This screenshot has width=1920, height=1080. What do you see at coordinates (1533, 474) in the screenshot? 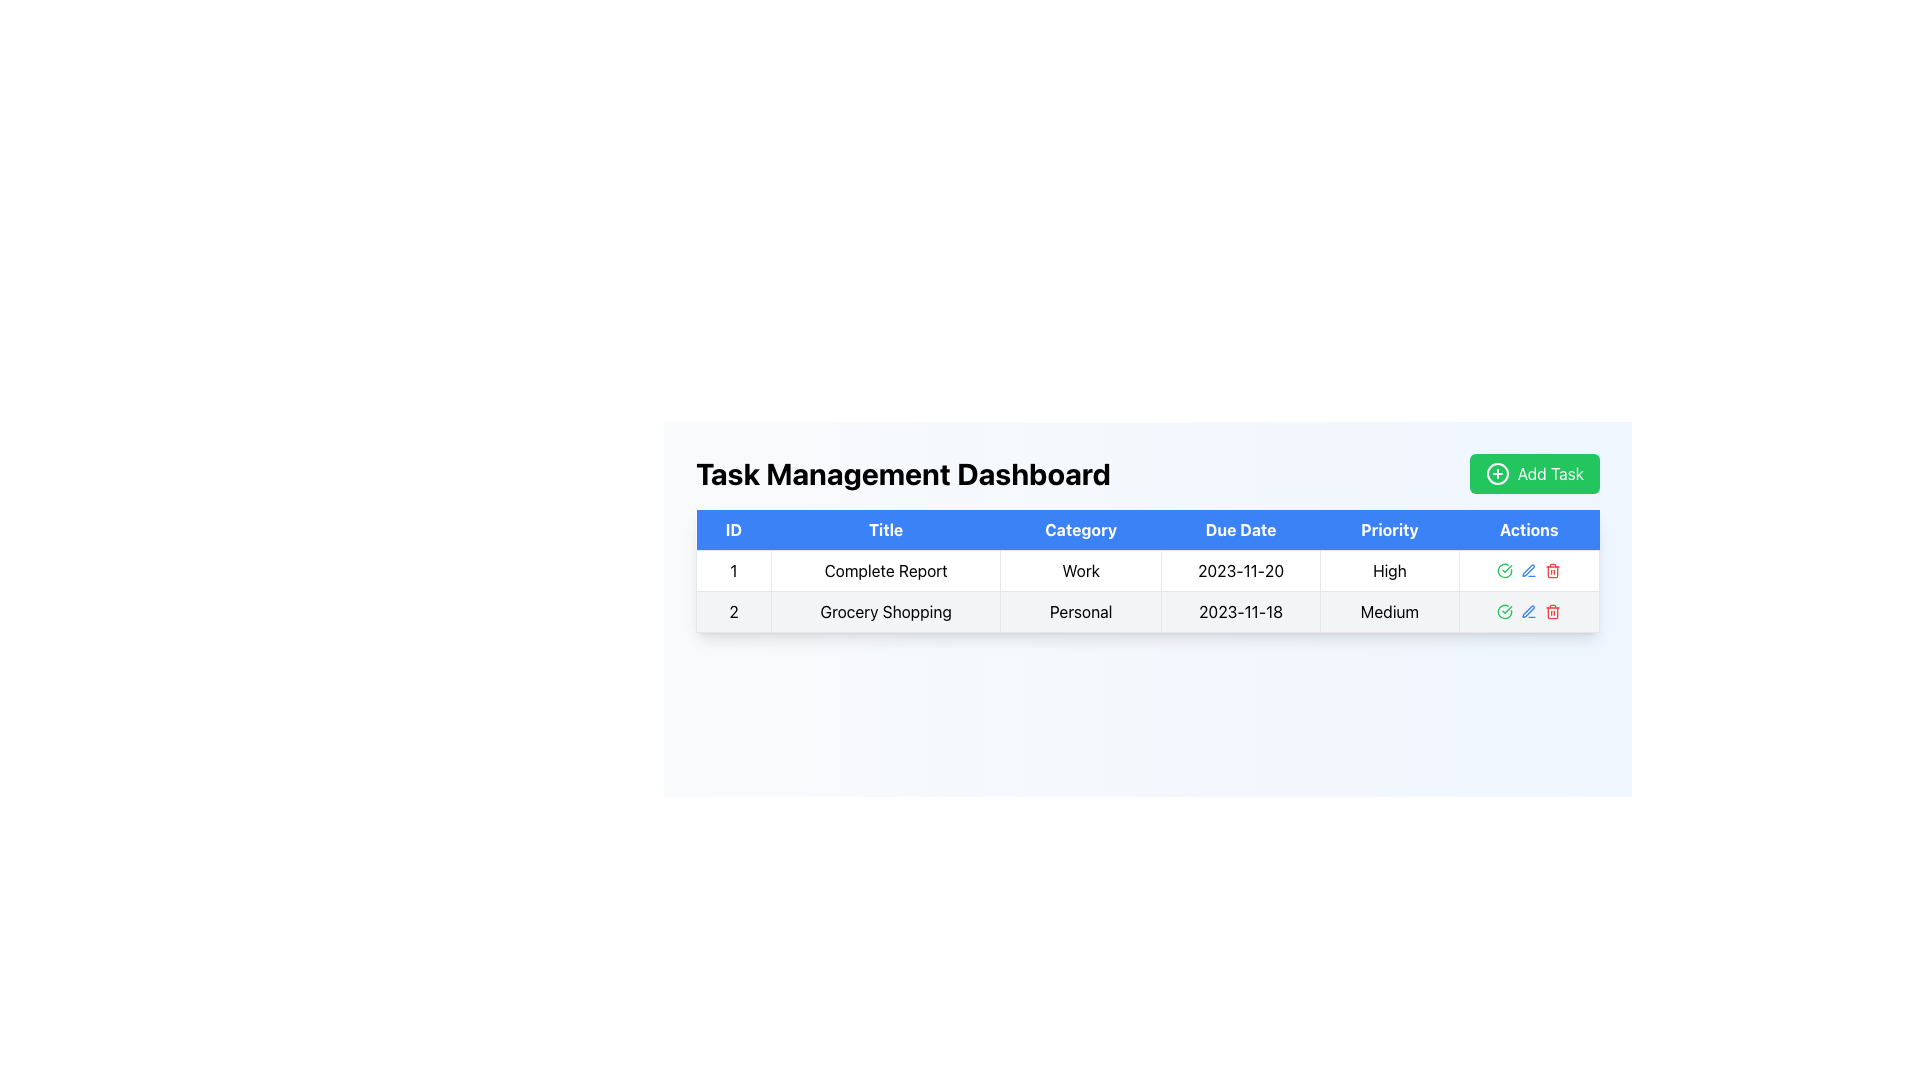
I see `the 'Add Task' button located in the upper right corner of the 'Task Management Dashboard' interface` at bounding box center [1533, 474].